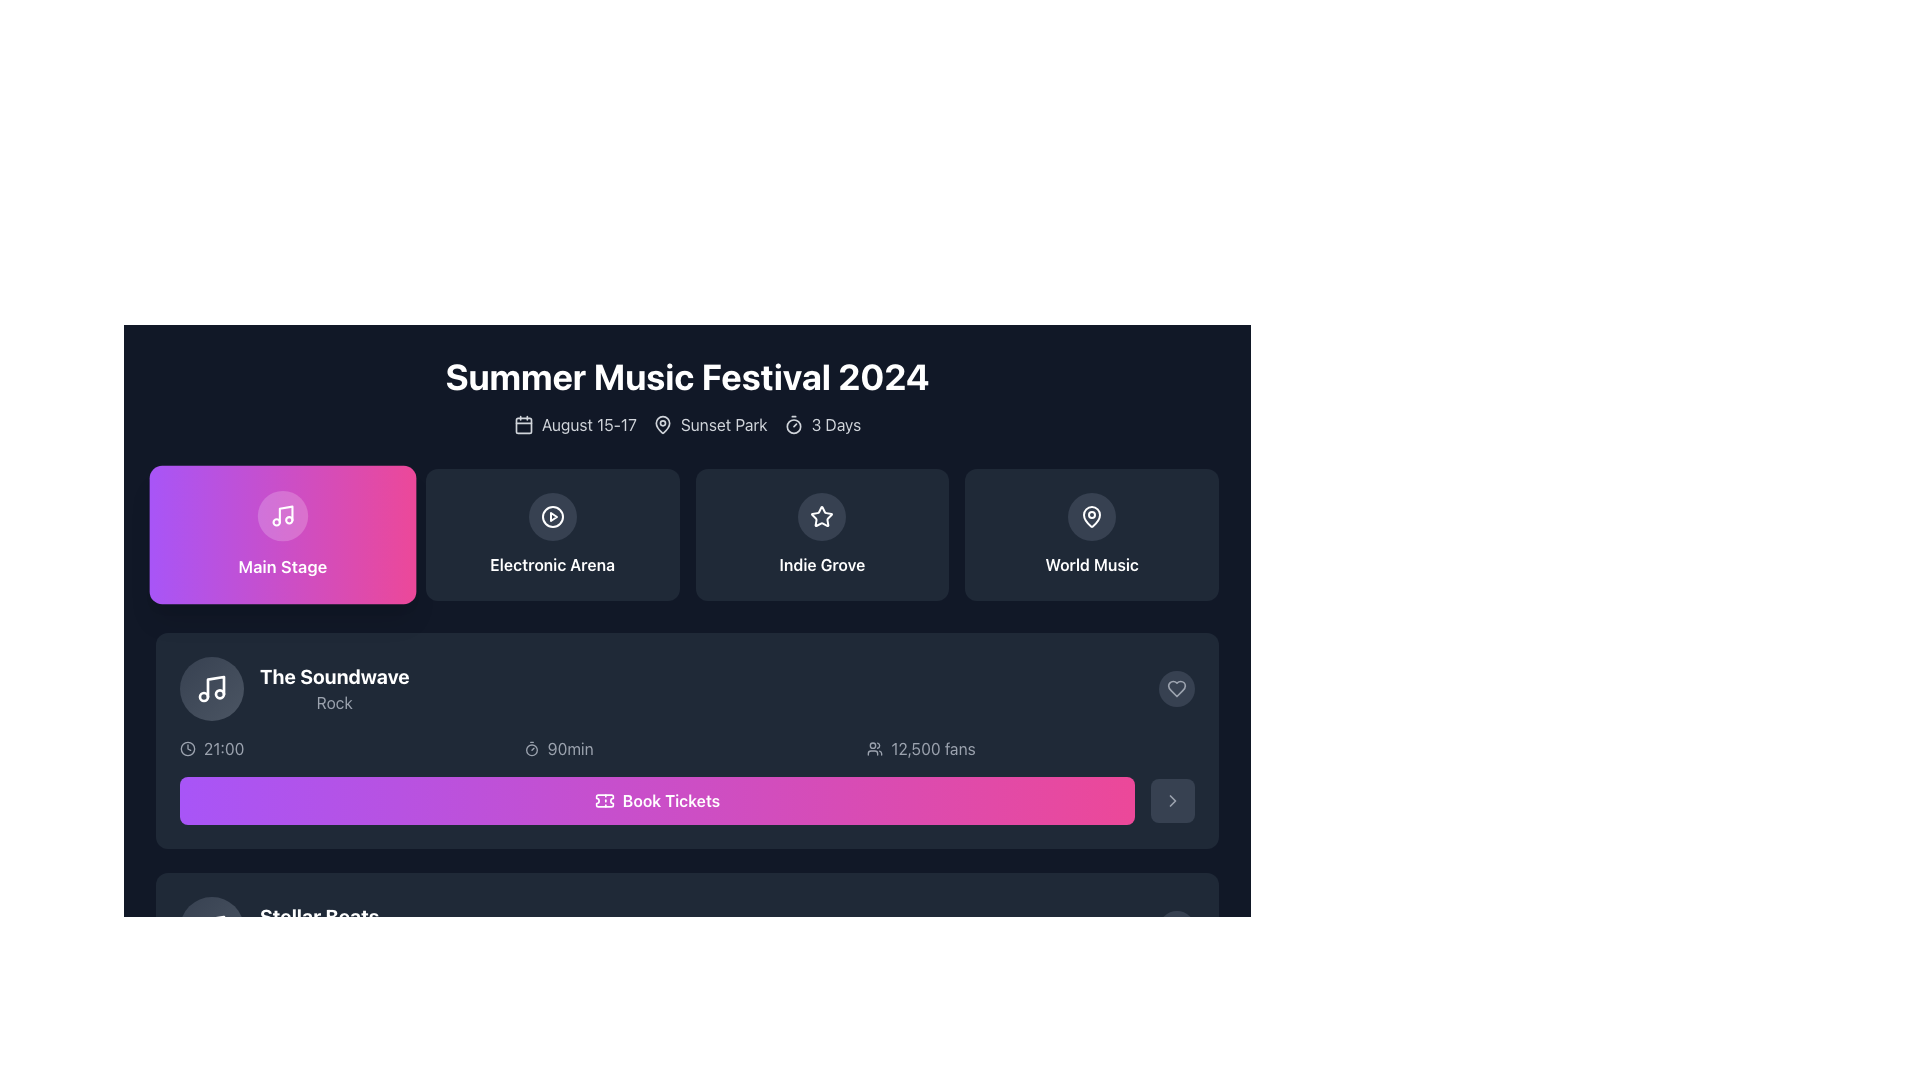 This screenshot has width=1920, height=1080. What do you see at coordinates (687, 1040) in the screenshot?
I see `the button below the details of 'The Soundwave' event to initiate the ticket booking process` at bounding box center [687, 1040].